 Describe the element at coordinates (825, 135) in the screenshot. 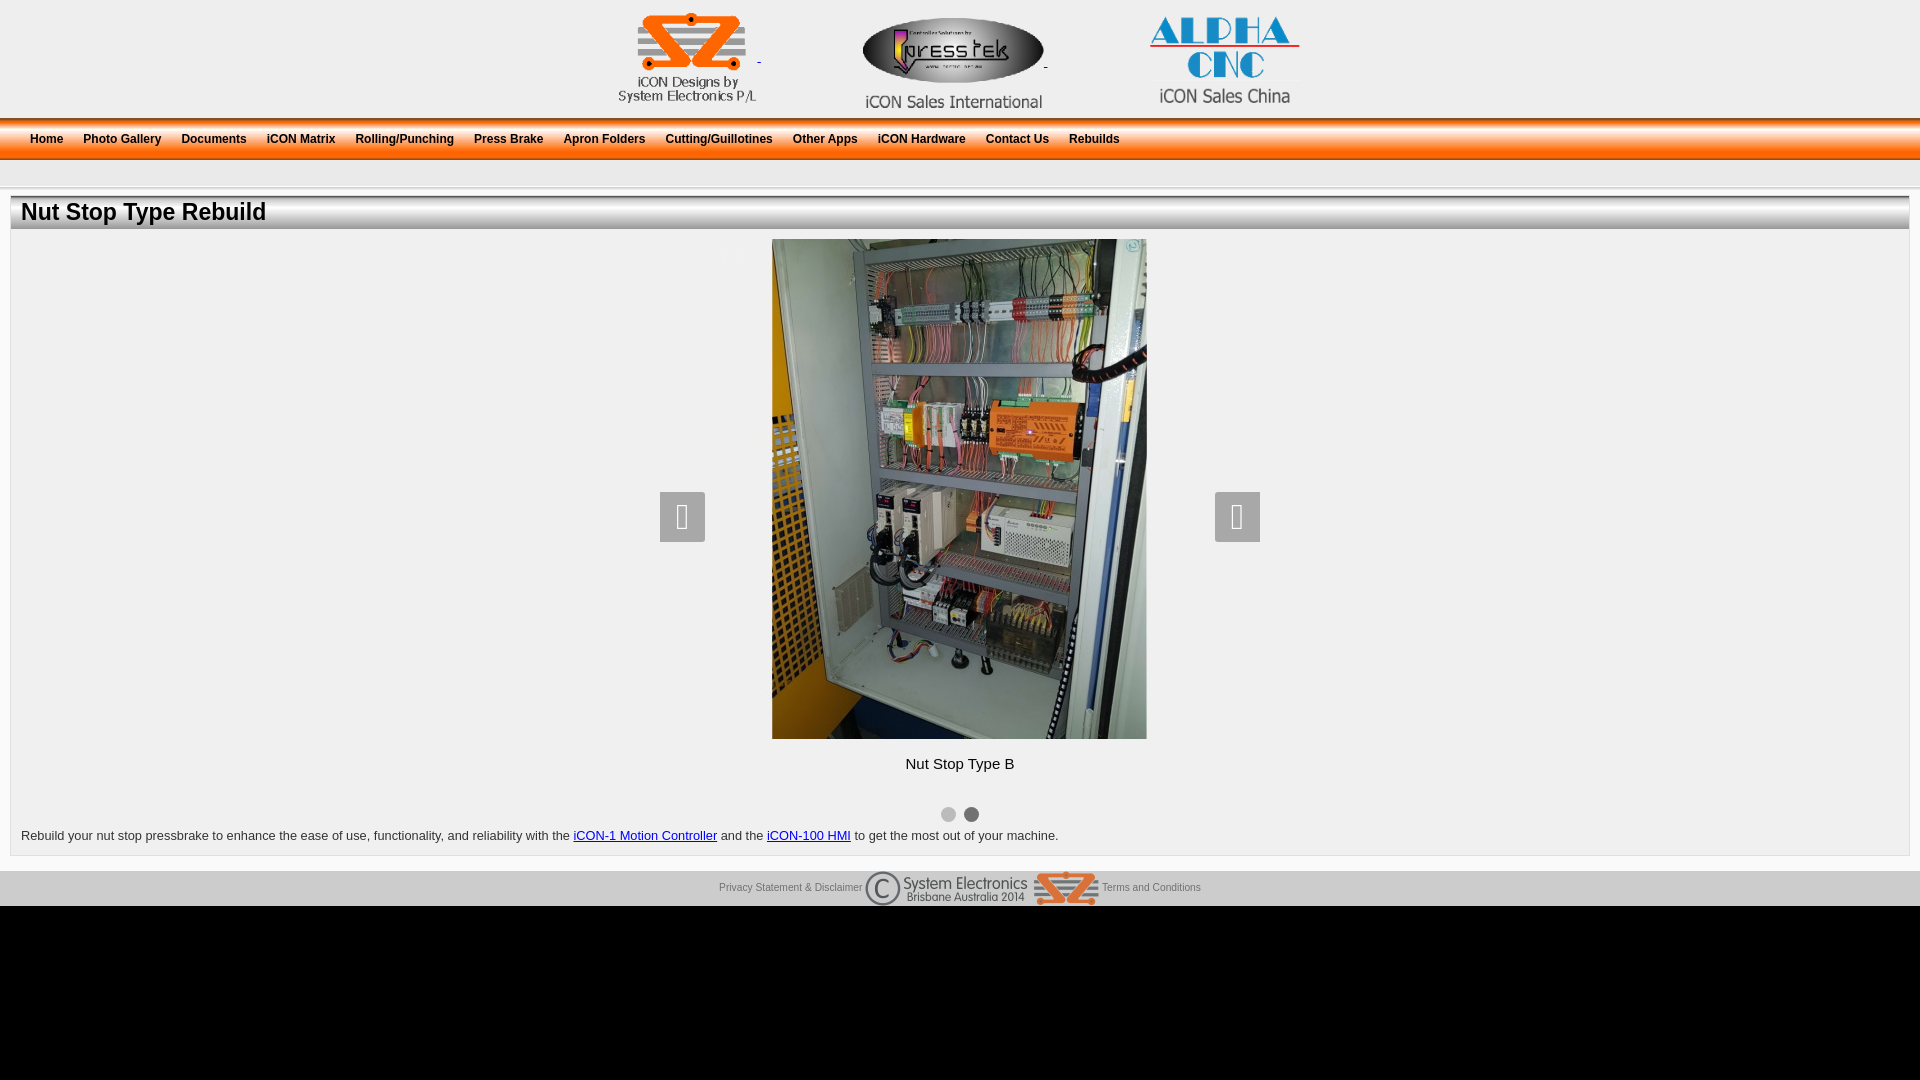

I see `'Other Apps'` at that location.